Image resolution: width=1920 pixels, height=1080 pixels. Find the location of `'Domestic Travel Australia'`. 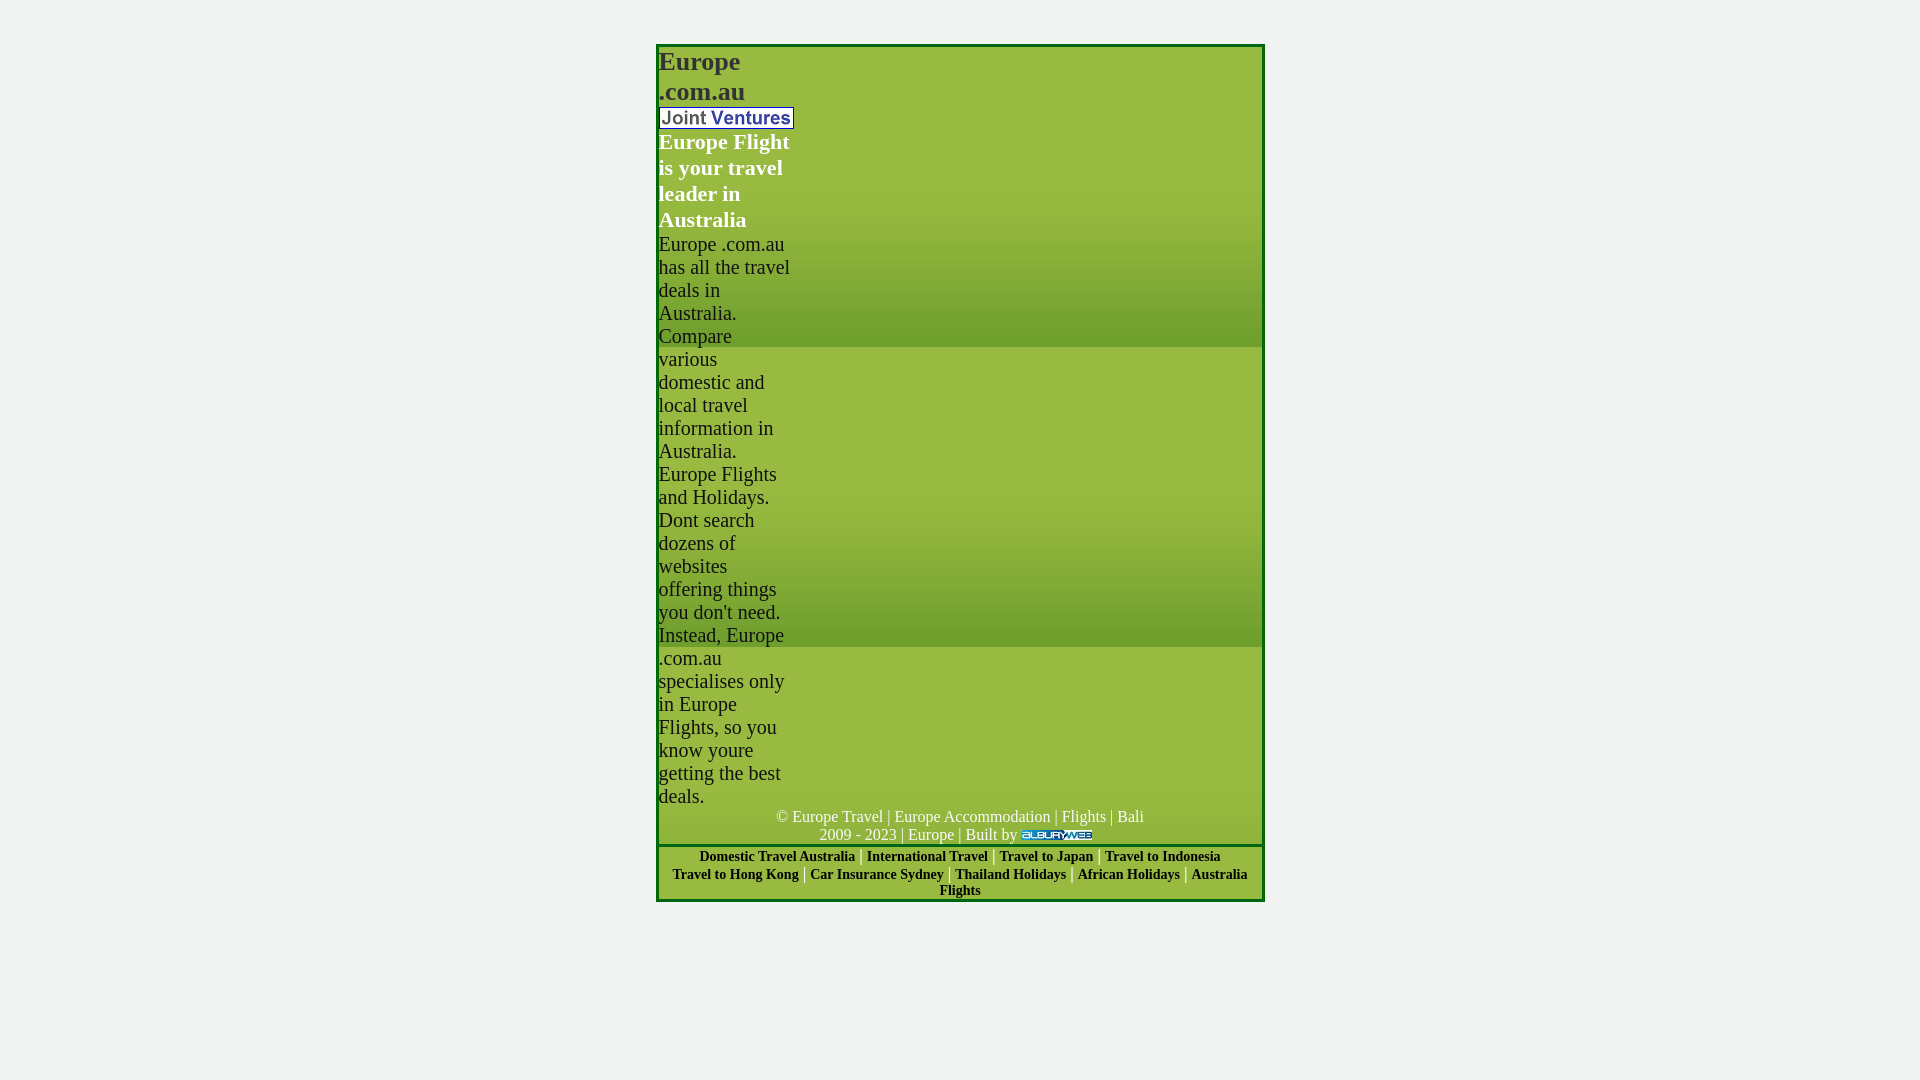

'Domestic Travel Australia' is located at coordinates (776, 855).